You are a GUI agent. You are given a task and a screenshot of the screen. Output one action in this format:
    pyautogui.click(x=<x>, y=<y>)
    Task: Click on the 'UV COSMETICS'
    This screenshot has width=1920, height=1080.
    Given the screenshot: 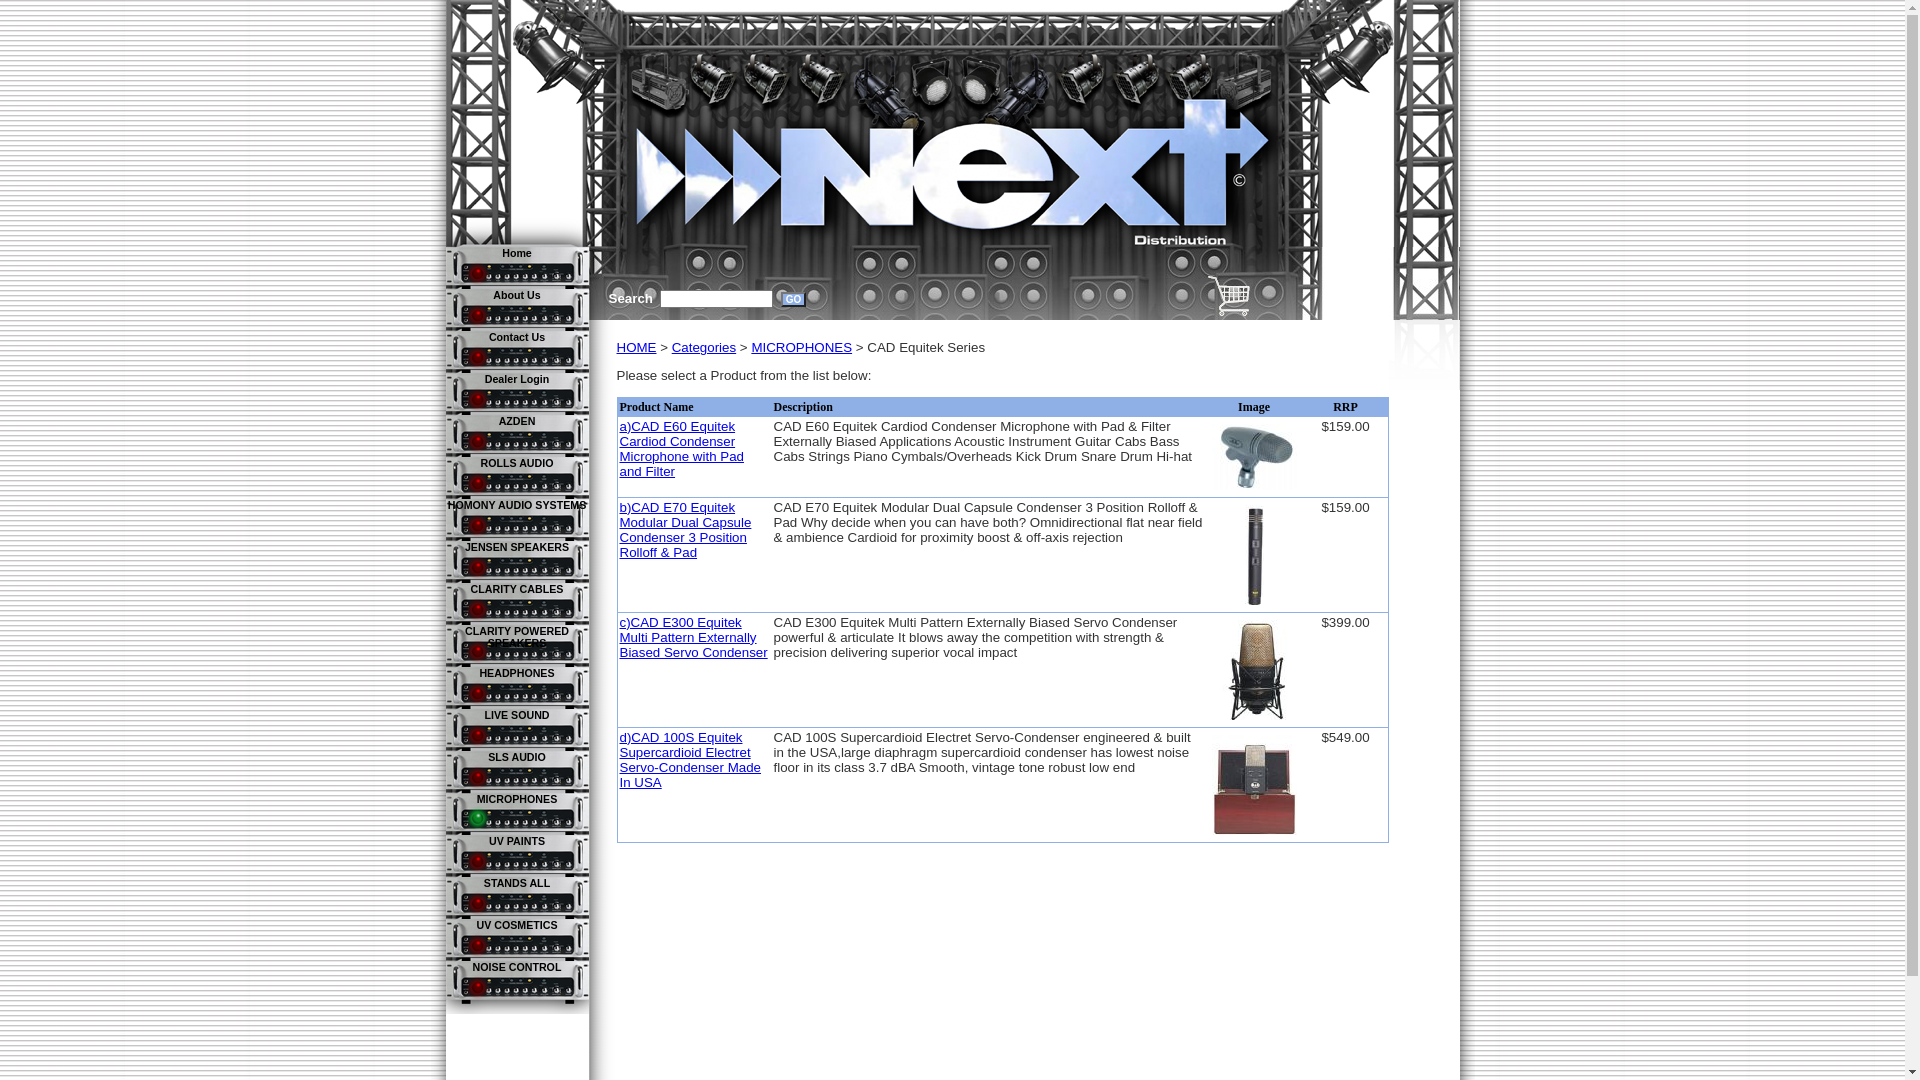 What is the action you would take?
    pyautogui.click(x=474, y=925)
    